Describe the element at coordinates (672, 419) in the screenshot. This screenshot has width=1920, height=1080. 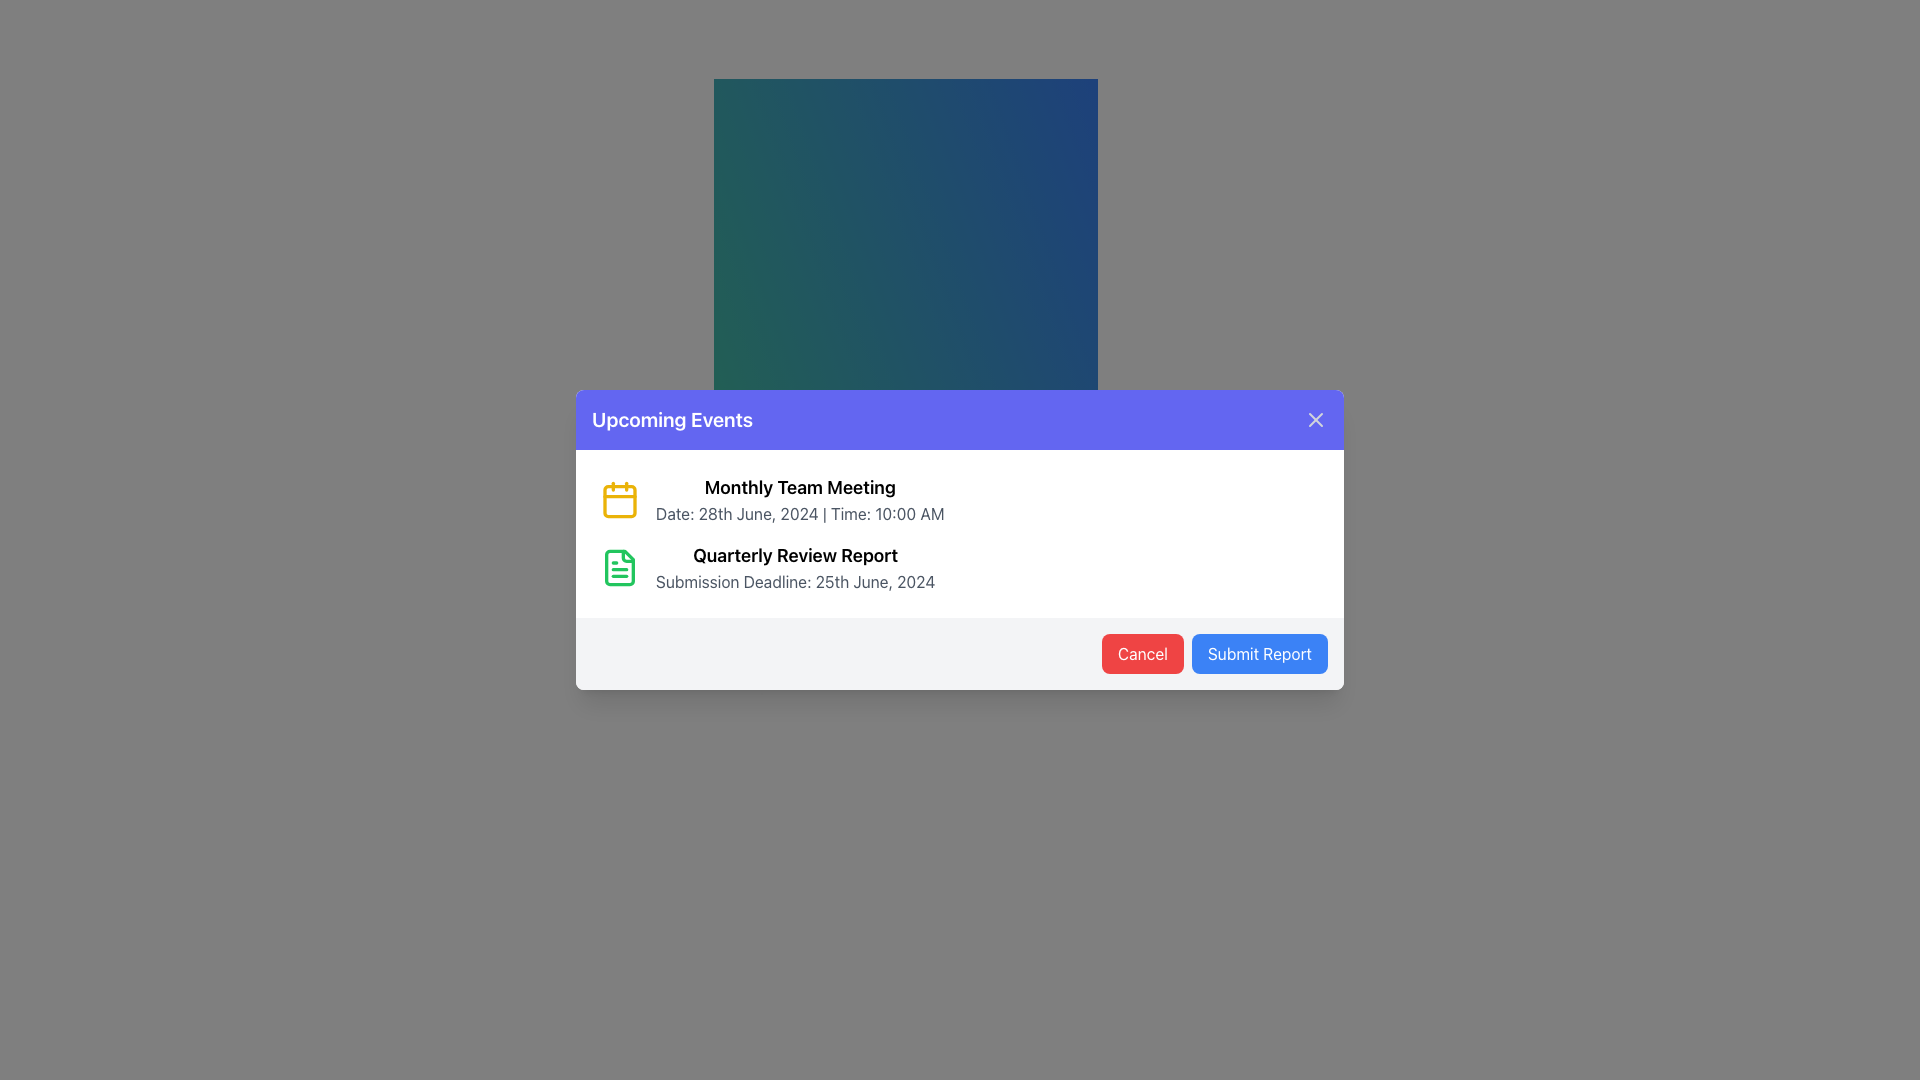
I see `the text label that serves as the title for the section about 'Upcoming Events', located in the top-left corner of a blue section in the dialog box` at that location.